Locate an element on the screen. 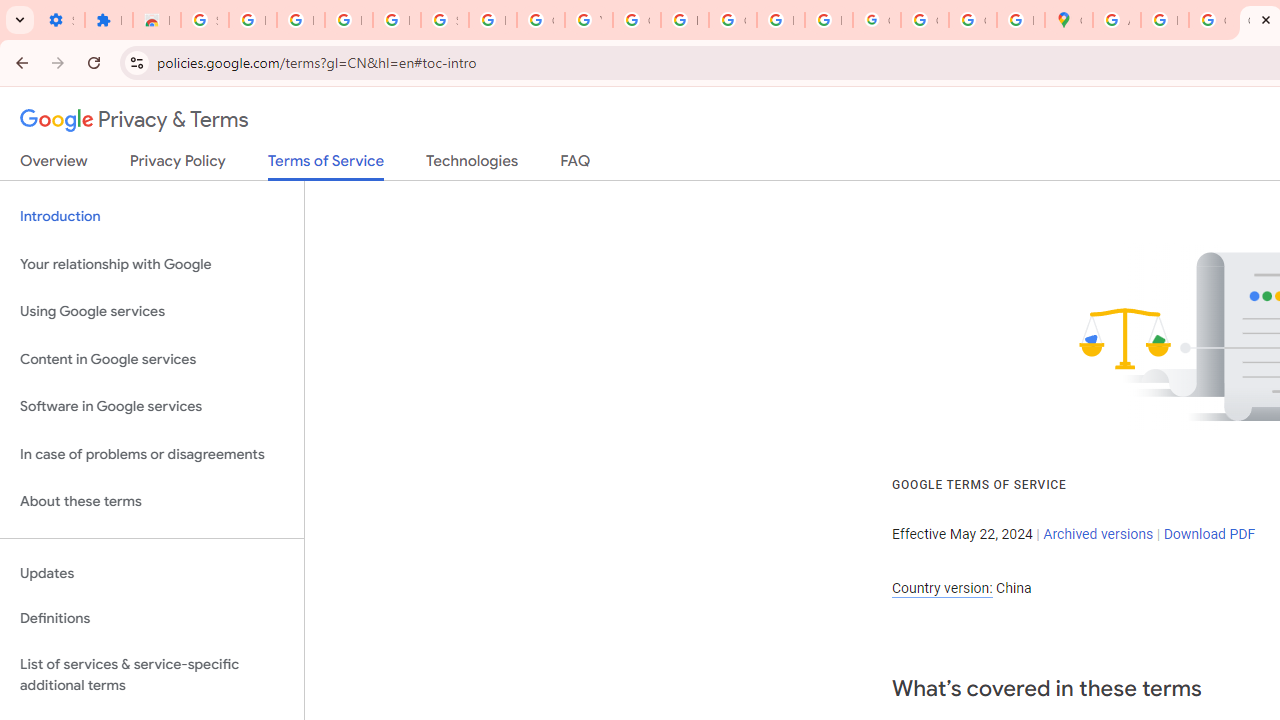 This screenshot has width=1280, height=720. 'Country version:' is located at coordinates (941, 587).